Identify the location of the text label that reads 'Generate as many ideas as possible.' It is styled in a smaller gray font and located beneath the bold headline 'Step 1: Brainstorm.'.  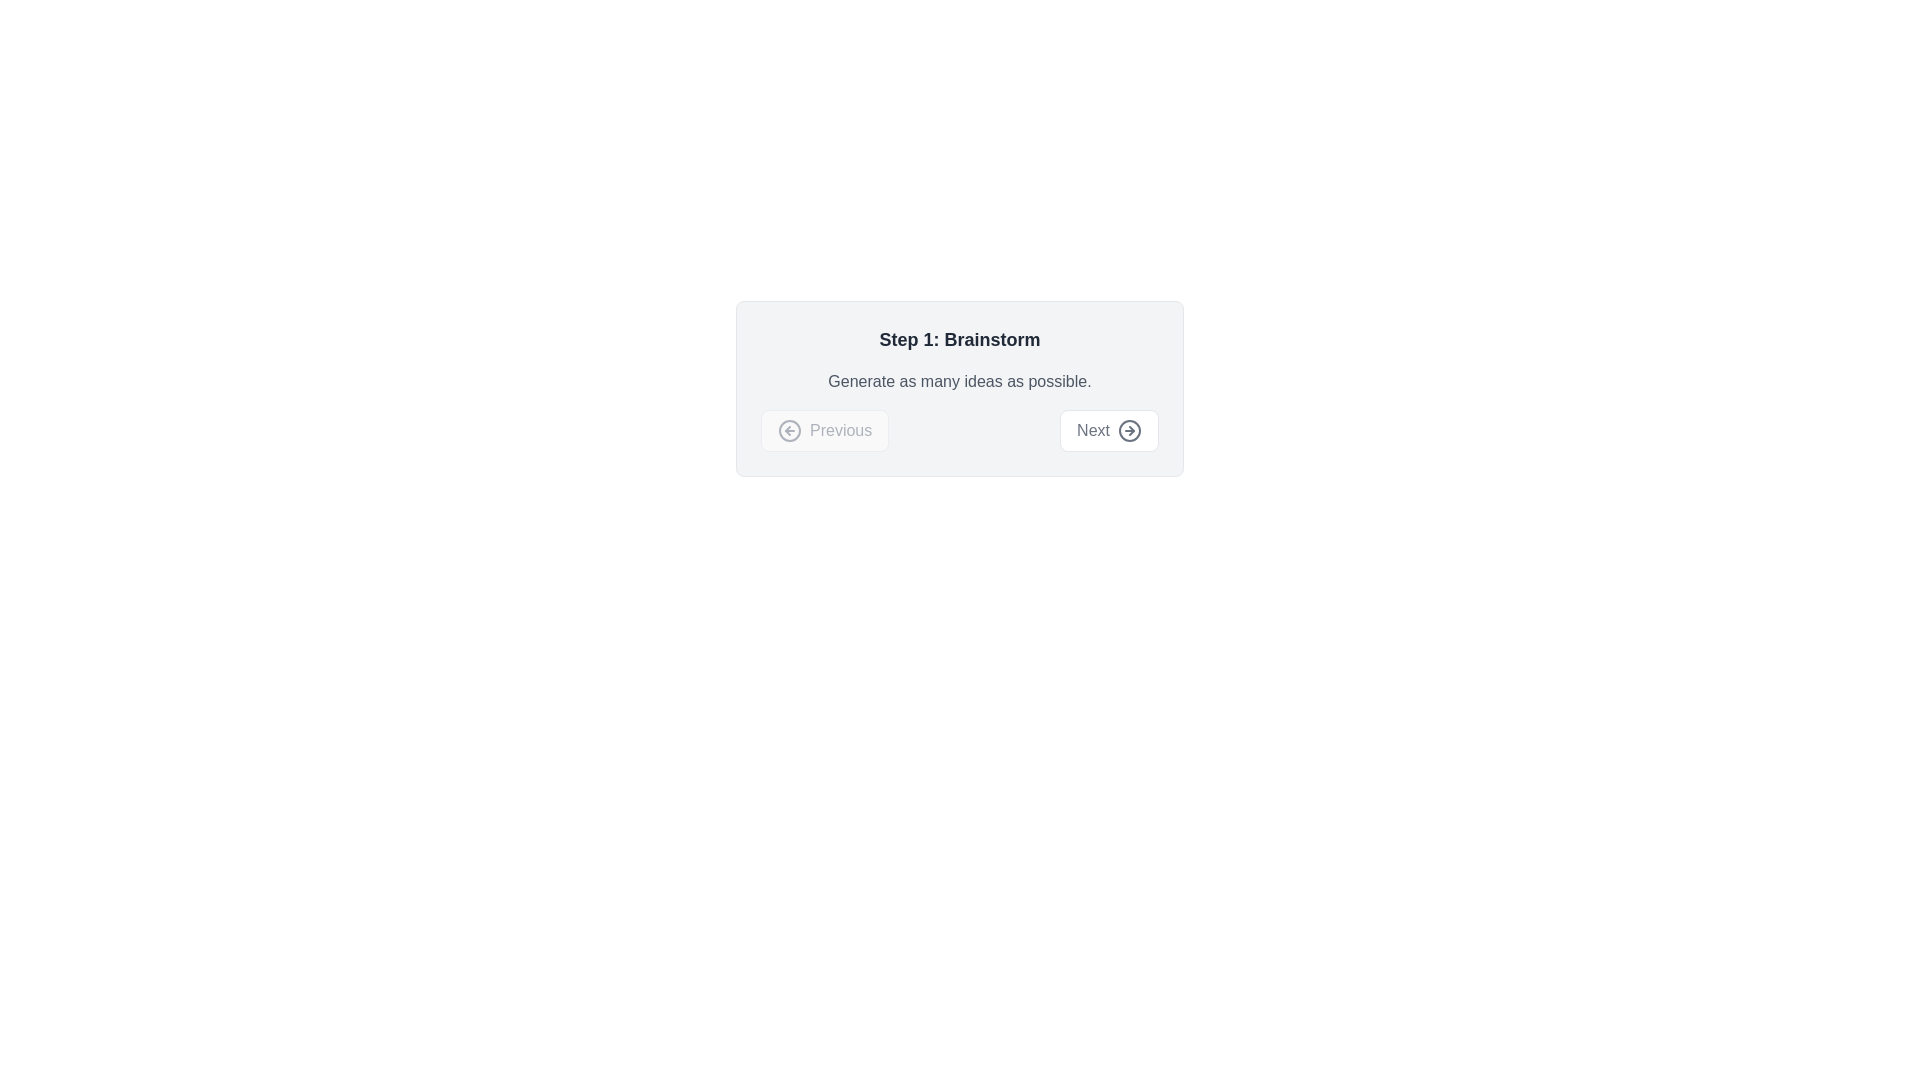
(960, 381).